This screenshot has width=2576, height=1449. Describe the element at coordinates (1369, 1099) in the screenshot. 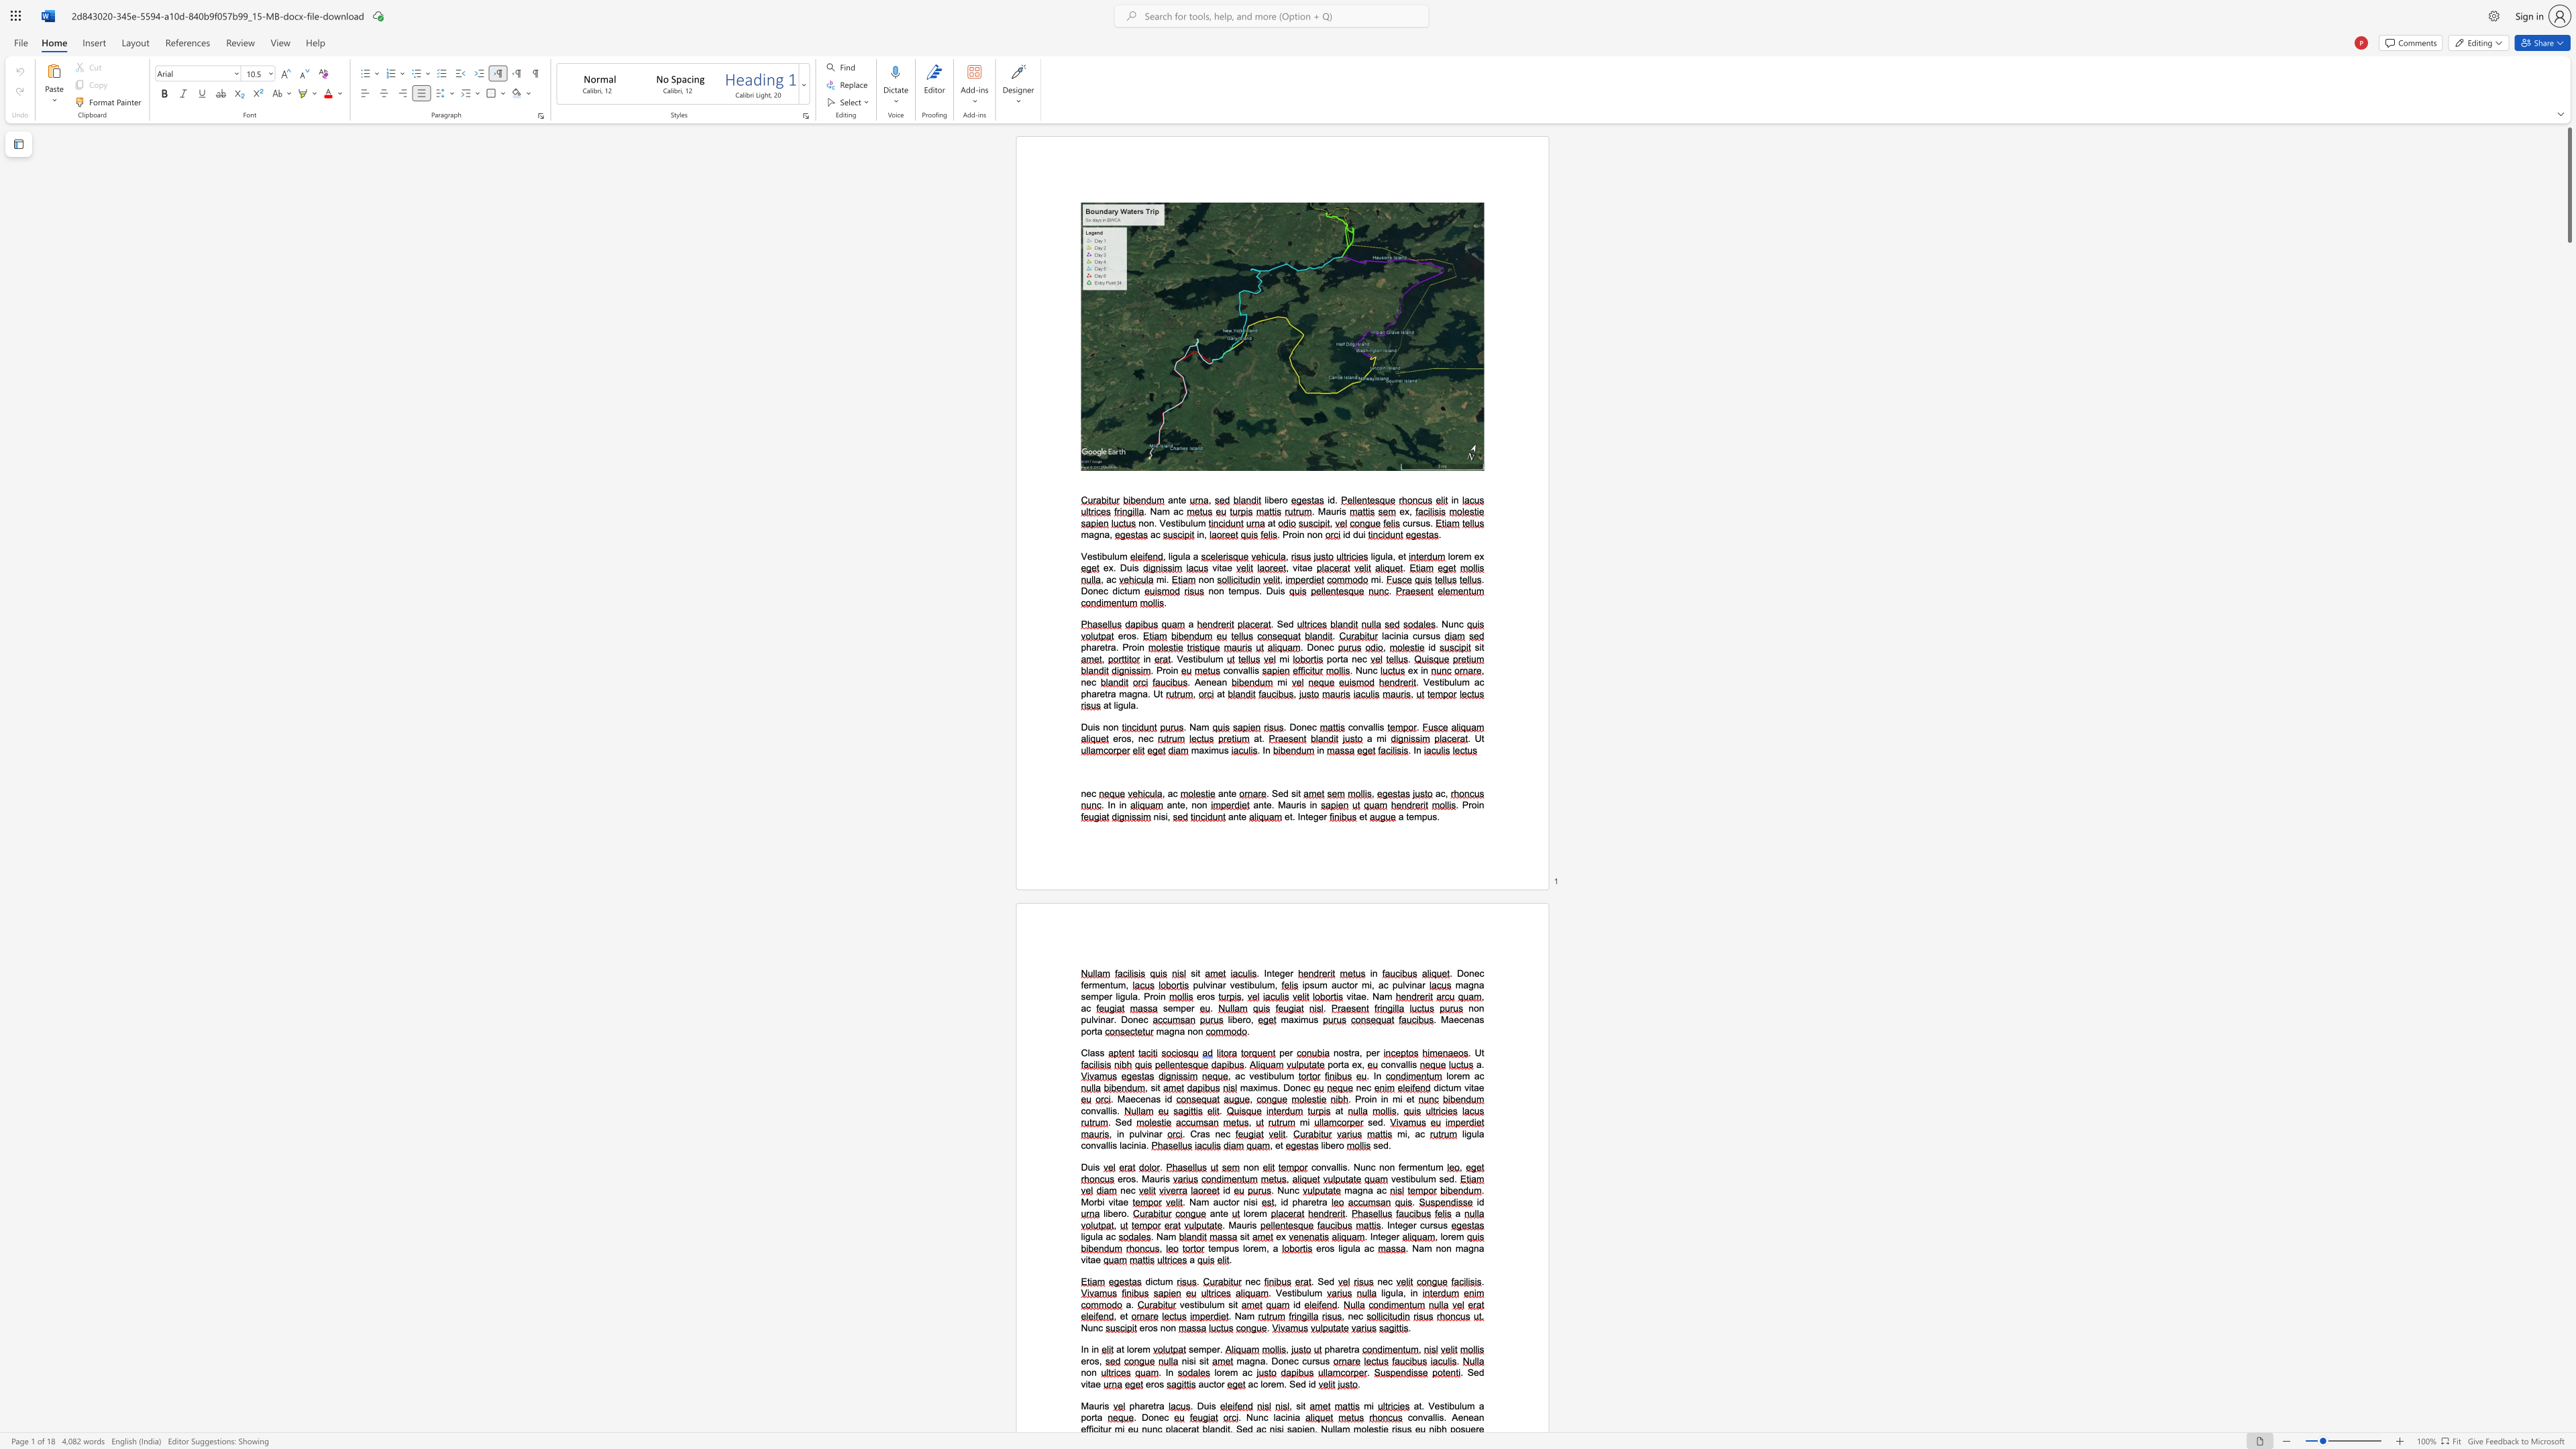

I see `the 1th character "i" in the text` at that location.